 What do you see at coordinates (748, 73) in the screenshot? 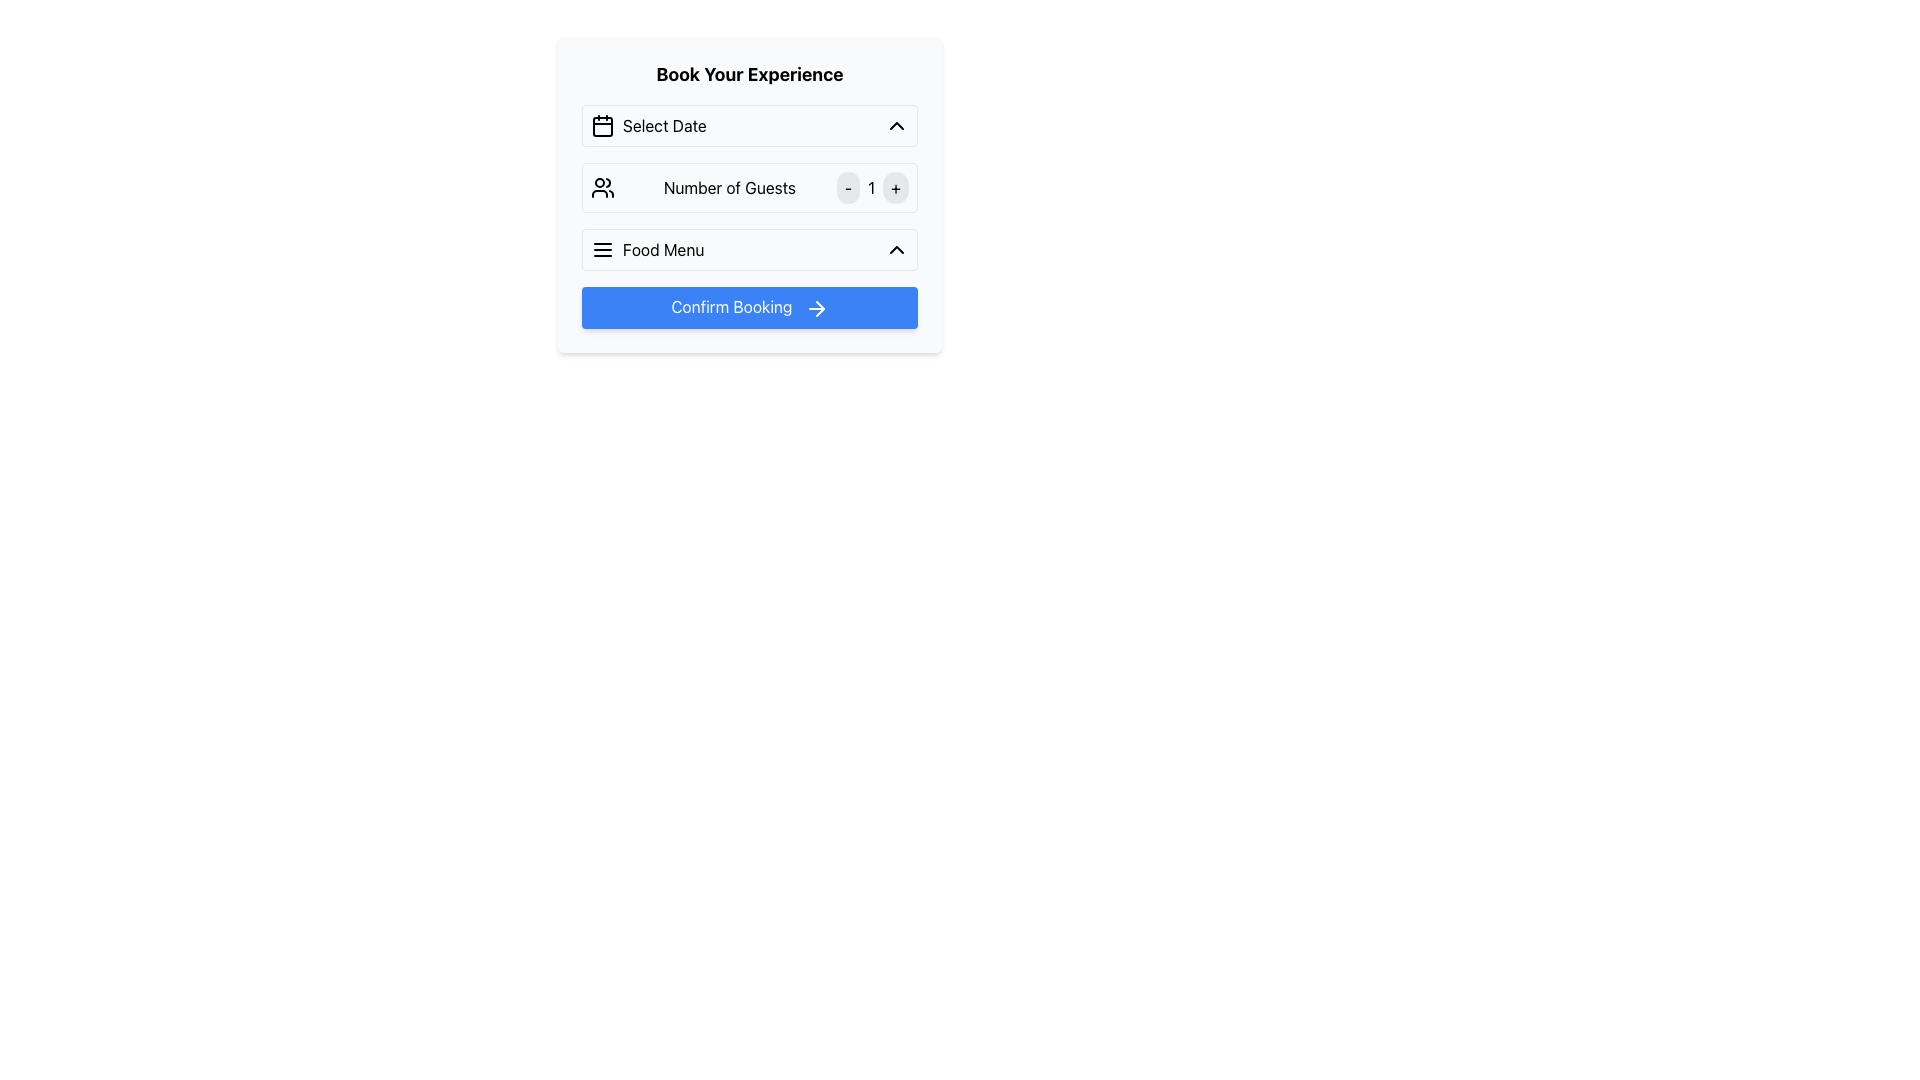
I see `the Static Text element, which serves as a section title guiding users to the booking options below, positioned at the top of the interface` at bounding box center [748, 73].